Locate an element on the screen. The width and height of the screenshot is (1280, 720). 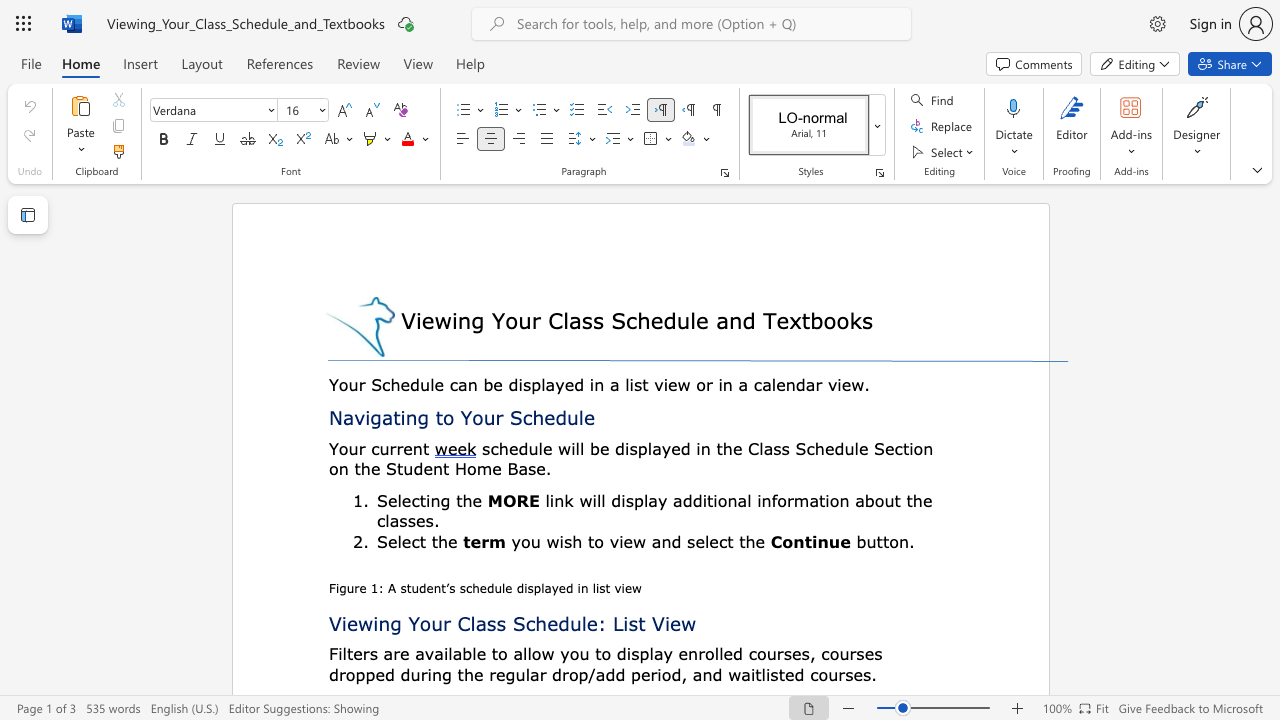
the subset text "na" within the text "additional" is located at coordinates (726, 499).